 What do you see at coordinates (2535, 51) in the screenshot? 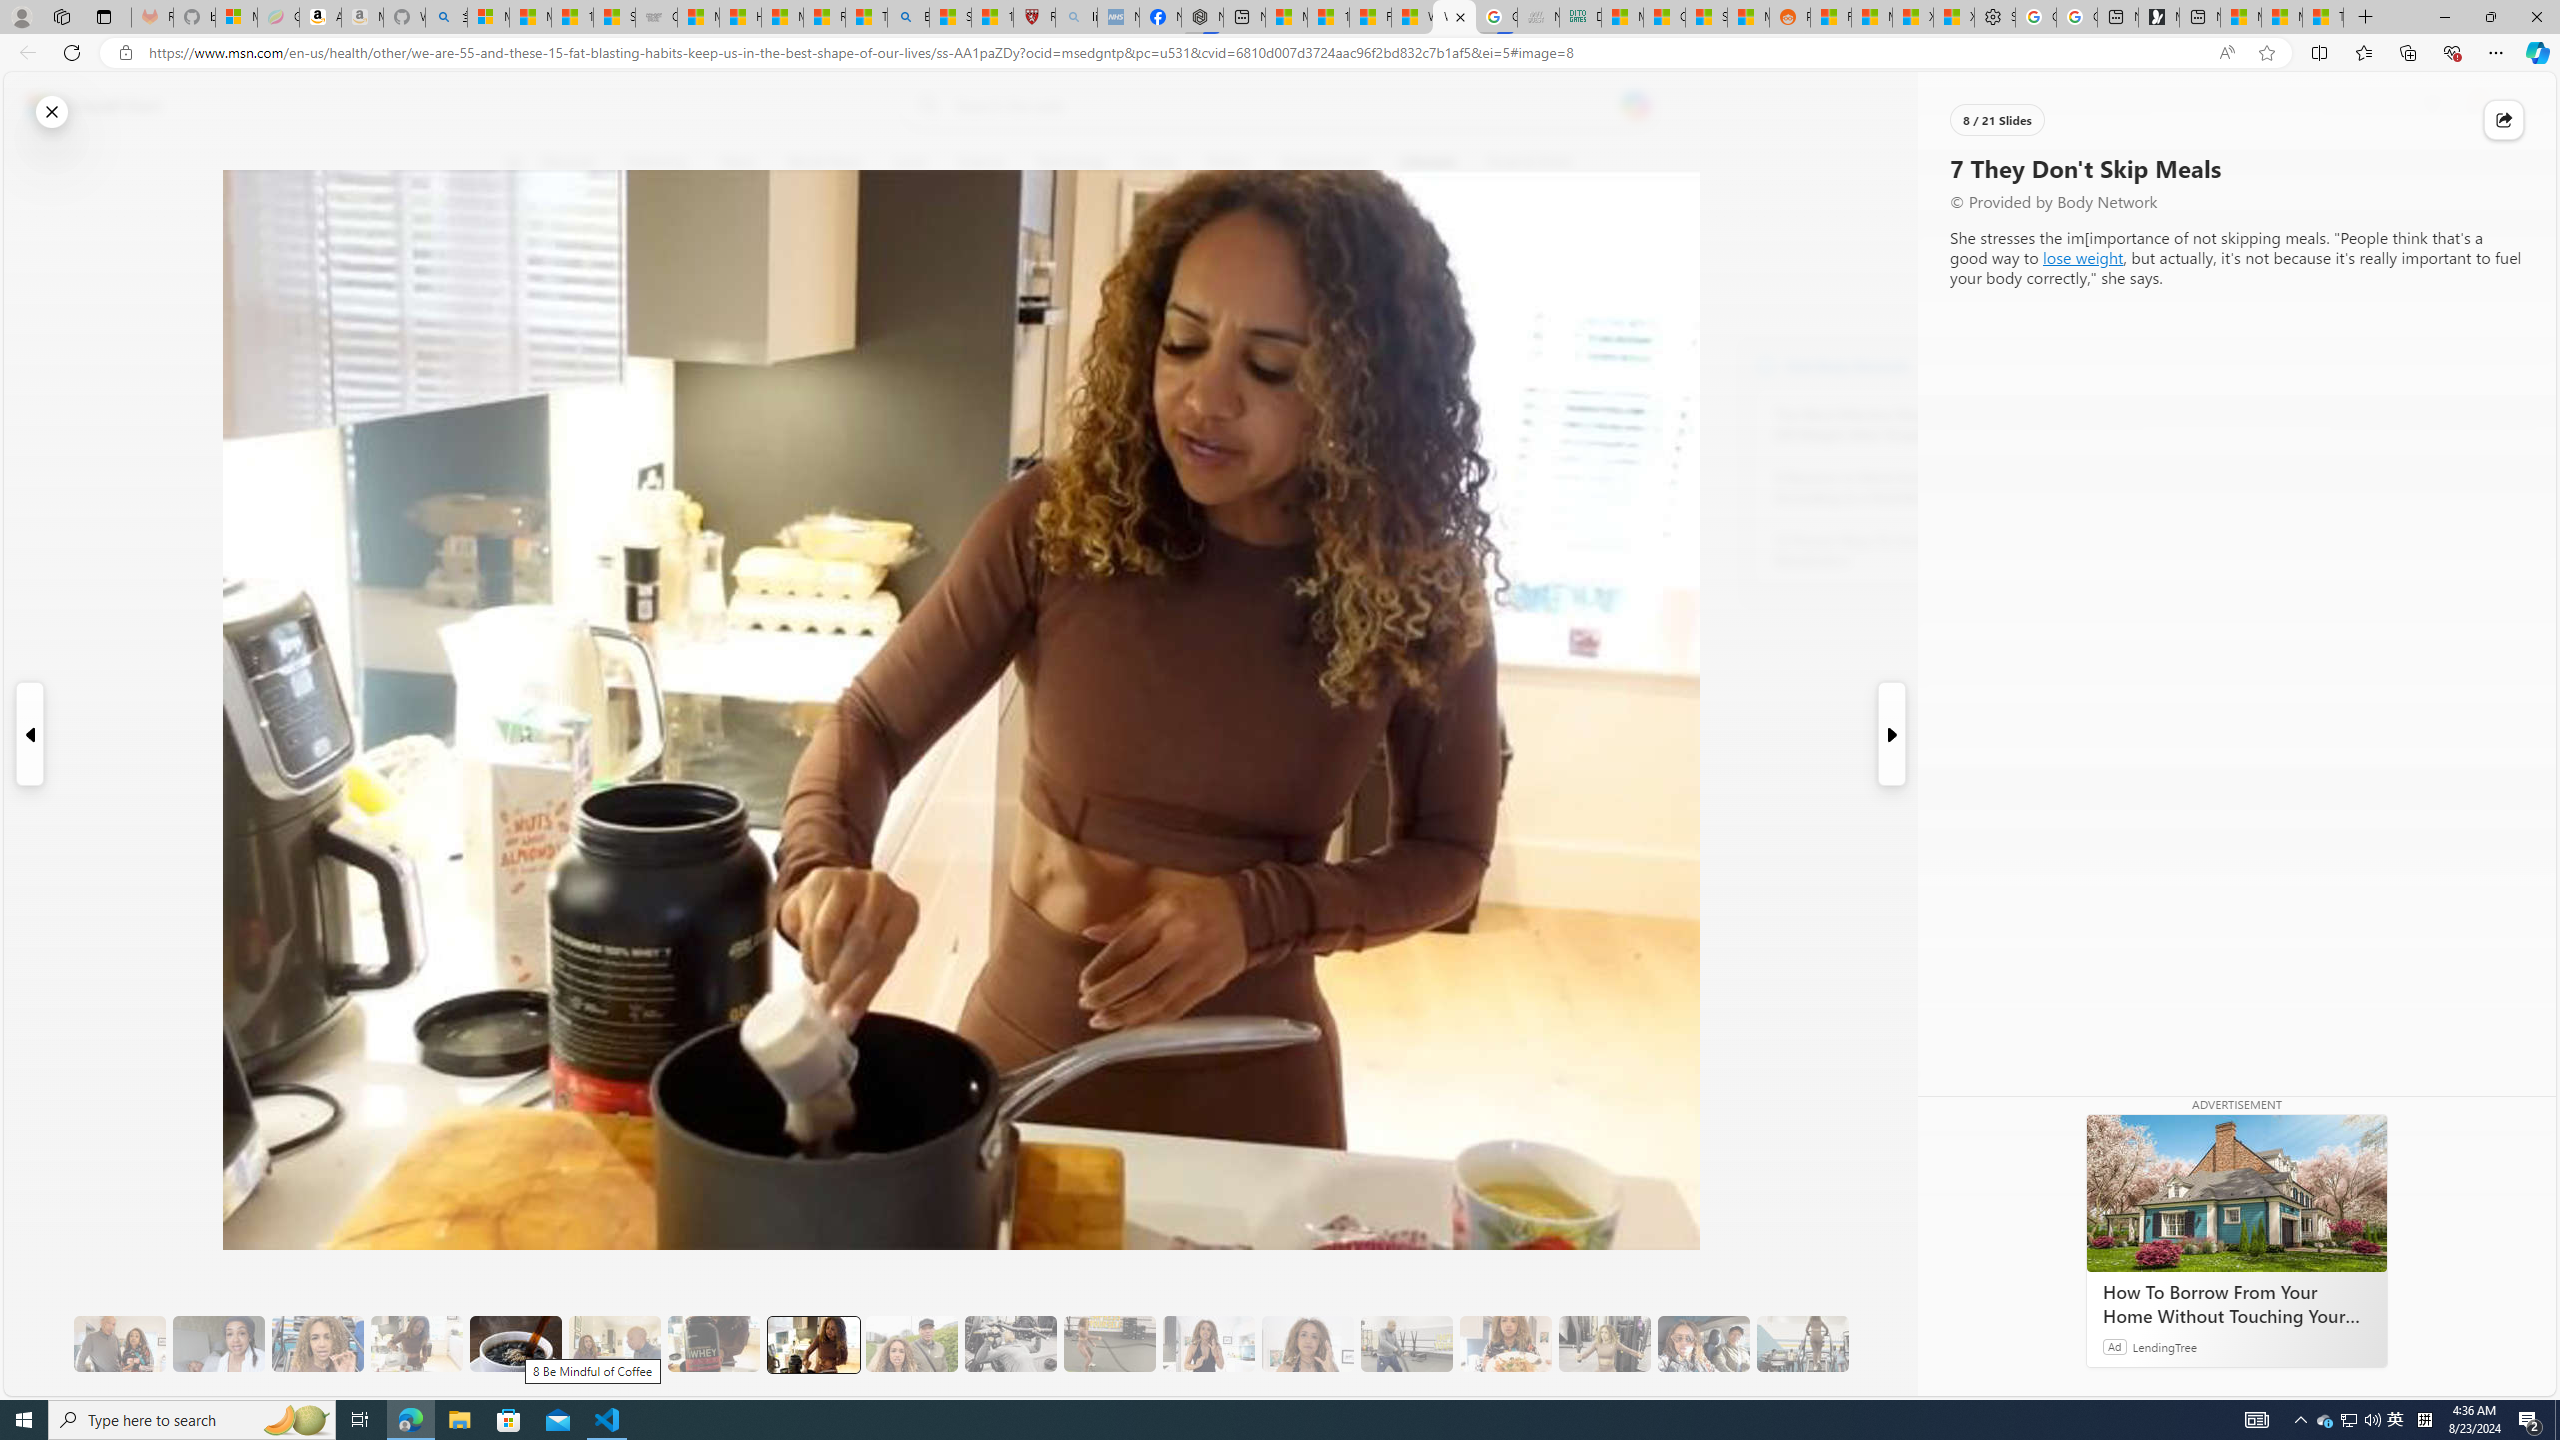
I see `'Copilot (Ctrl+Shift+.)'` at bounding box center [2535, 51].